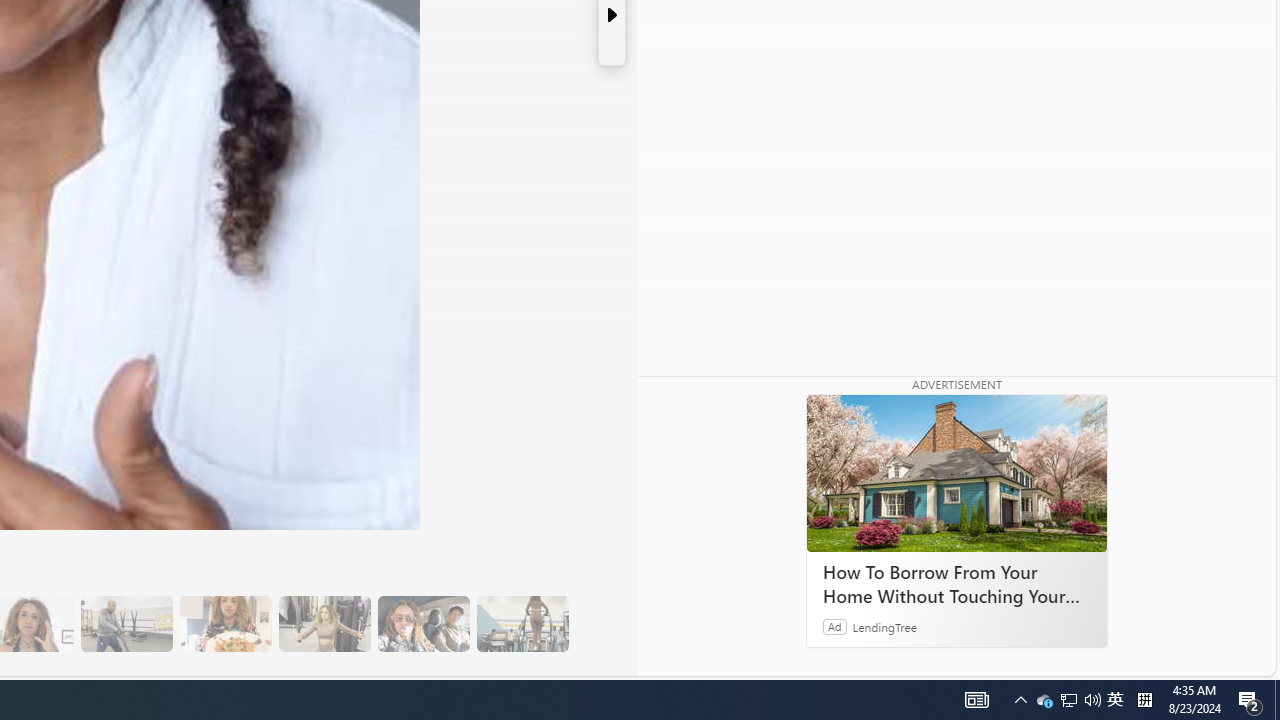  What do you see at coordinates (324, 623) in the screenshot?
I see `'15 They Also Indulge in a Low-Calorie Sweet Treat'` at bounding box center [324, 623].